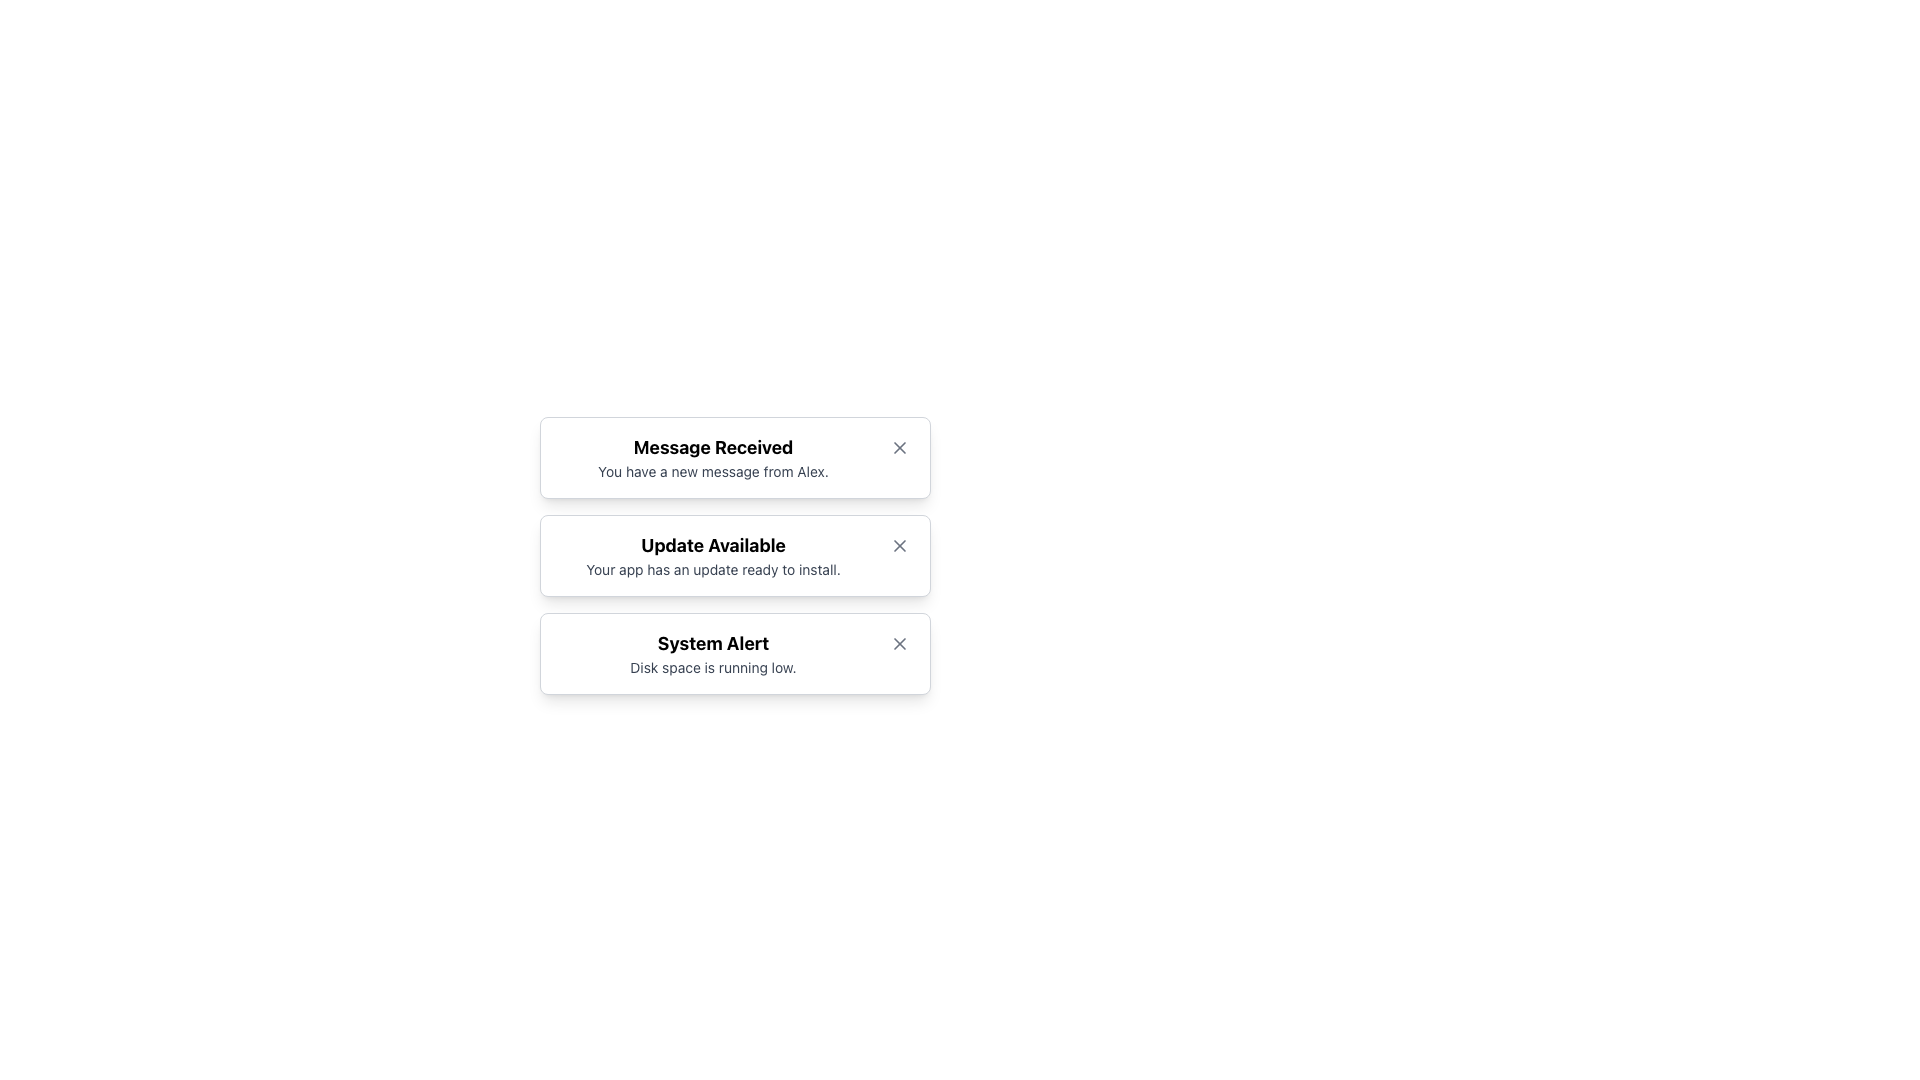 This screenshot has width=1920, height=1080. What do you see at coordinates (899, 644) in the screenshot?
I see `the close graphical icon within the 'System Alert' notification box` at bounding box center [899, 644].